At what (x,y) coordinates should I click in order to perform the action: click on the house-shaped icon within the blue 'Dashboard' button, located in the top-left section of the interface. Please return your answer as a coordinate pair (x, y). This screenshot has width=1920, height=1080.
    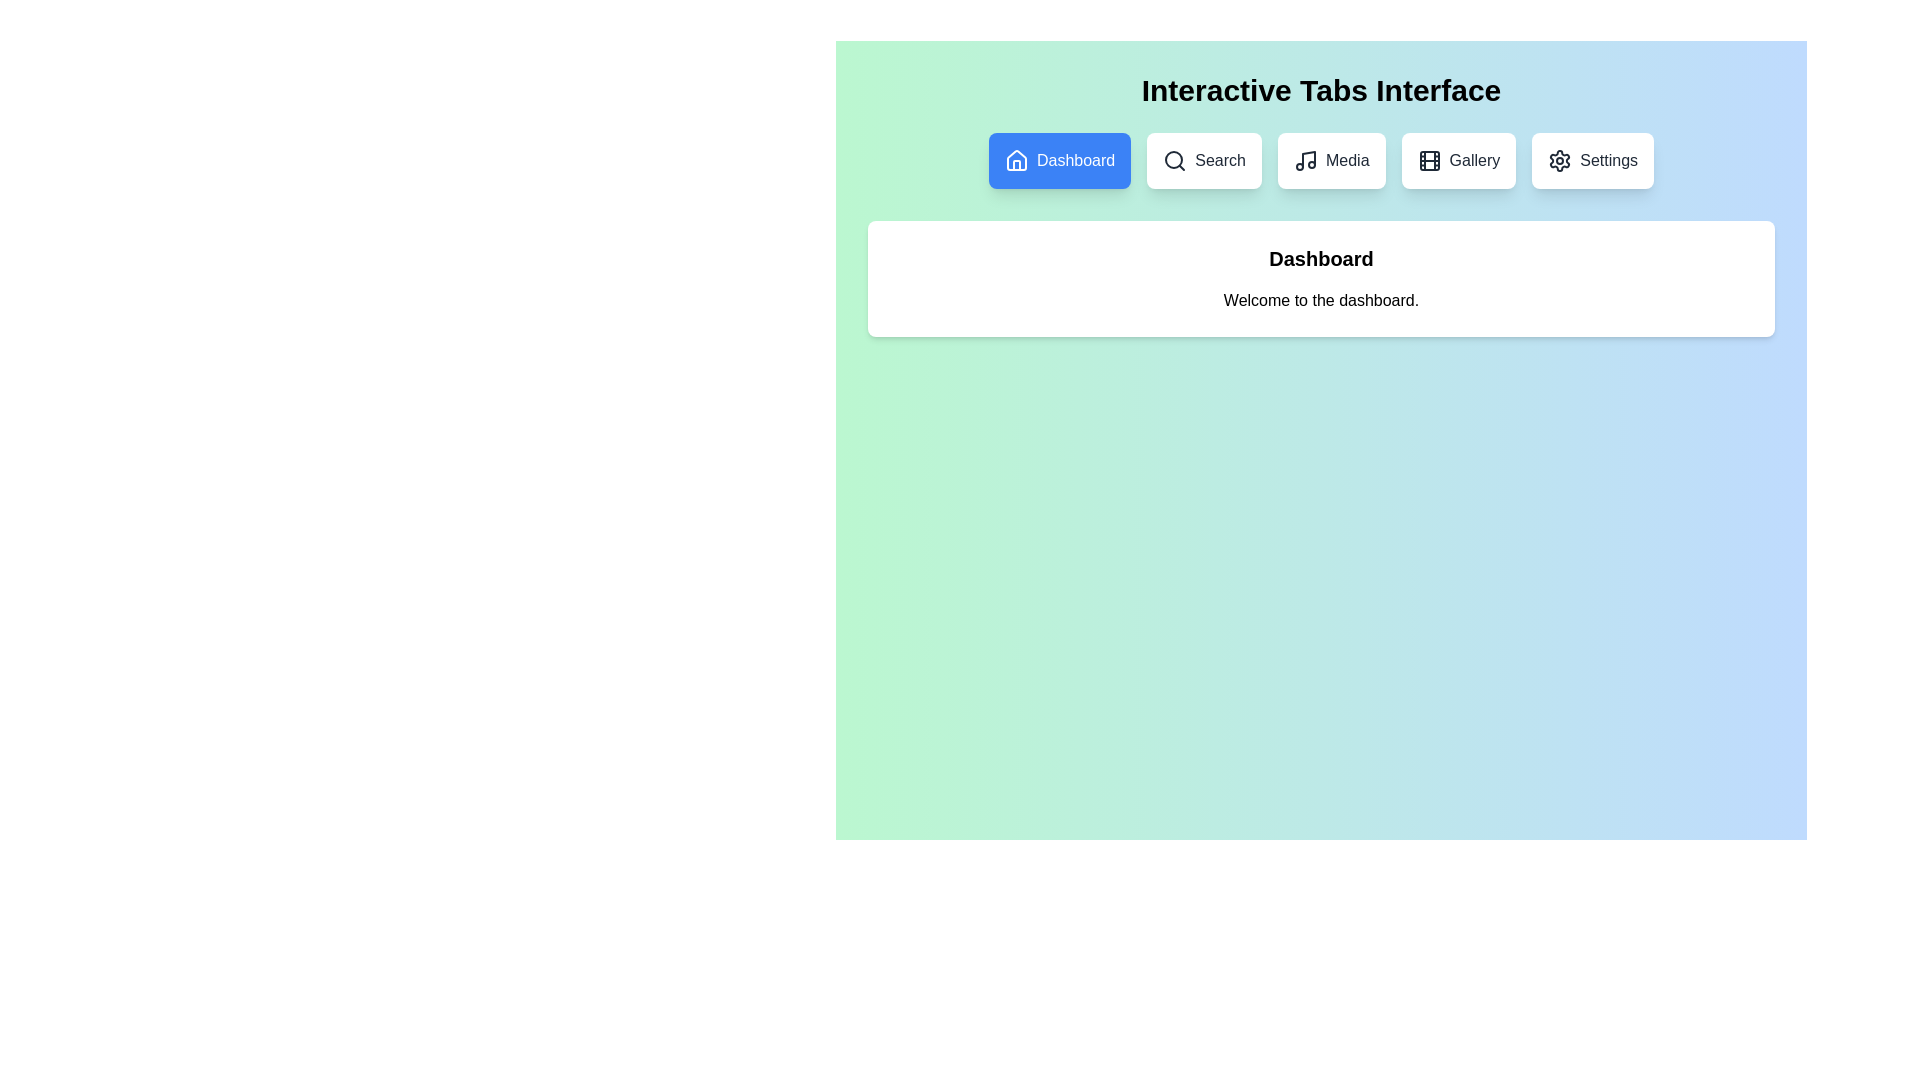
    Looking at the image, I should click on (1017, 159).